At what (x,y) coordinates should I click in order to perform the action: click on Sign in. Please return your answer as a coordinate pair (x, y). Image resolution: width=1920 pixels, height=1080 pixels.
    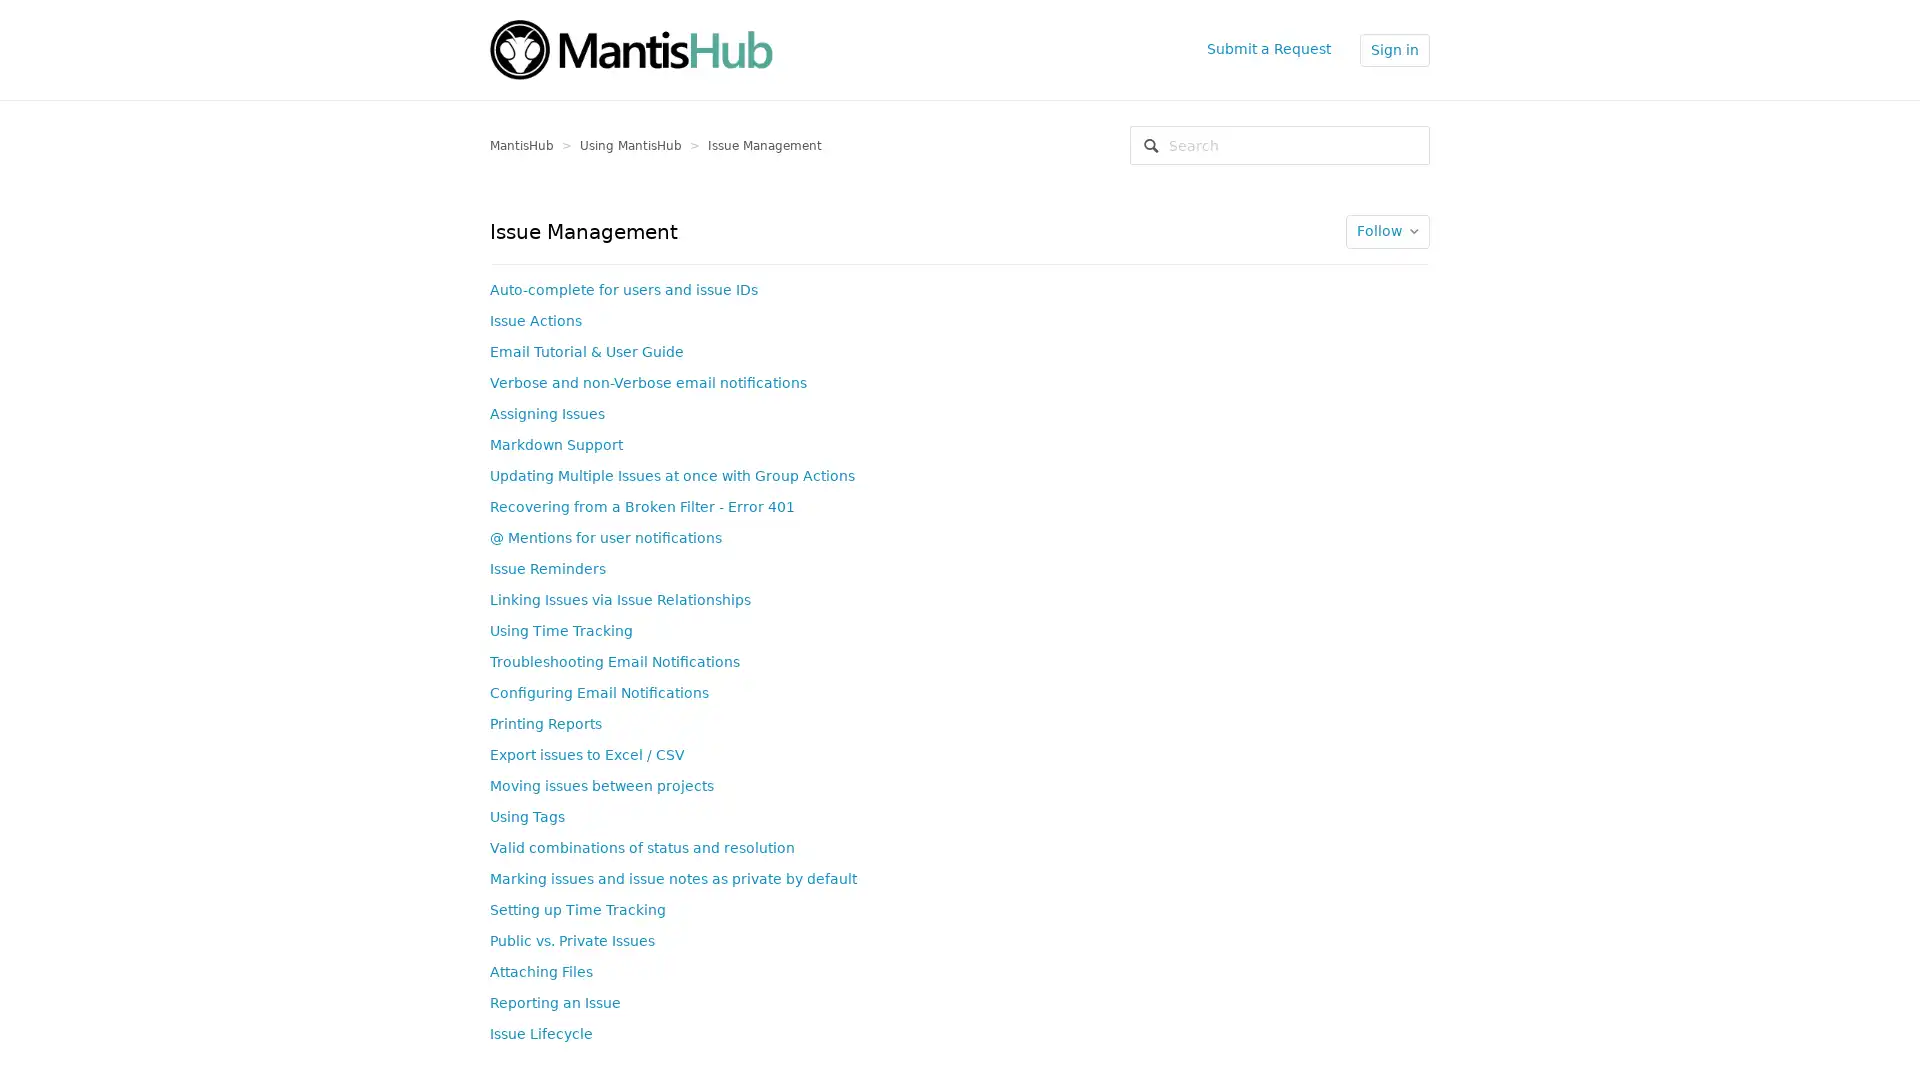
    Looking at the image, I should click on (1394, 48).